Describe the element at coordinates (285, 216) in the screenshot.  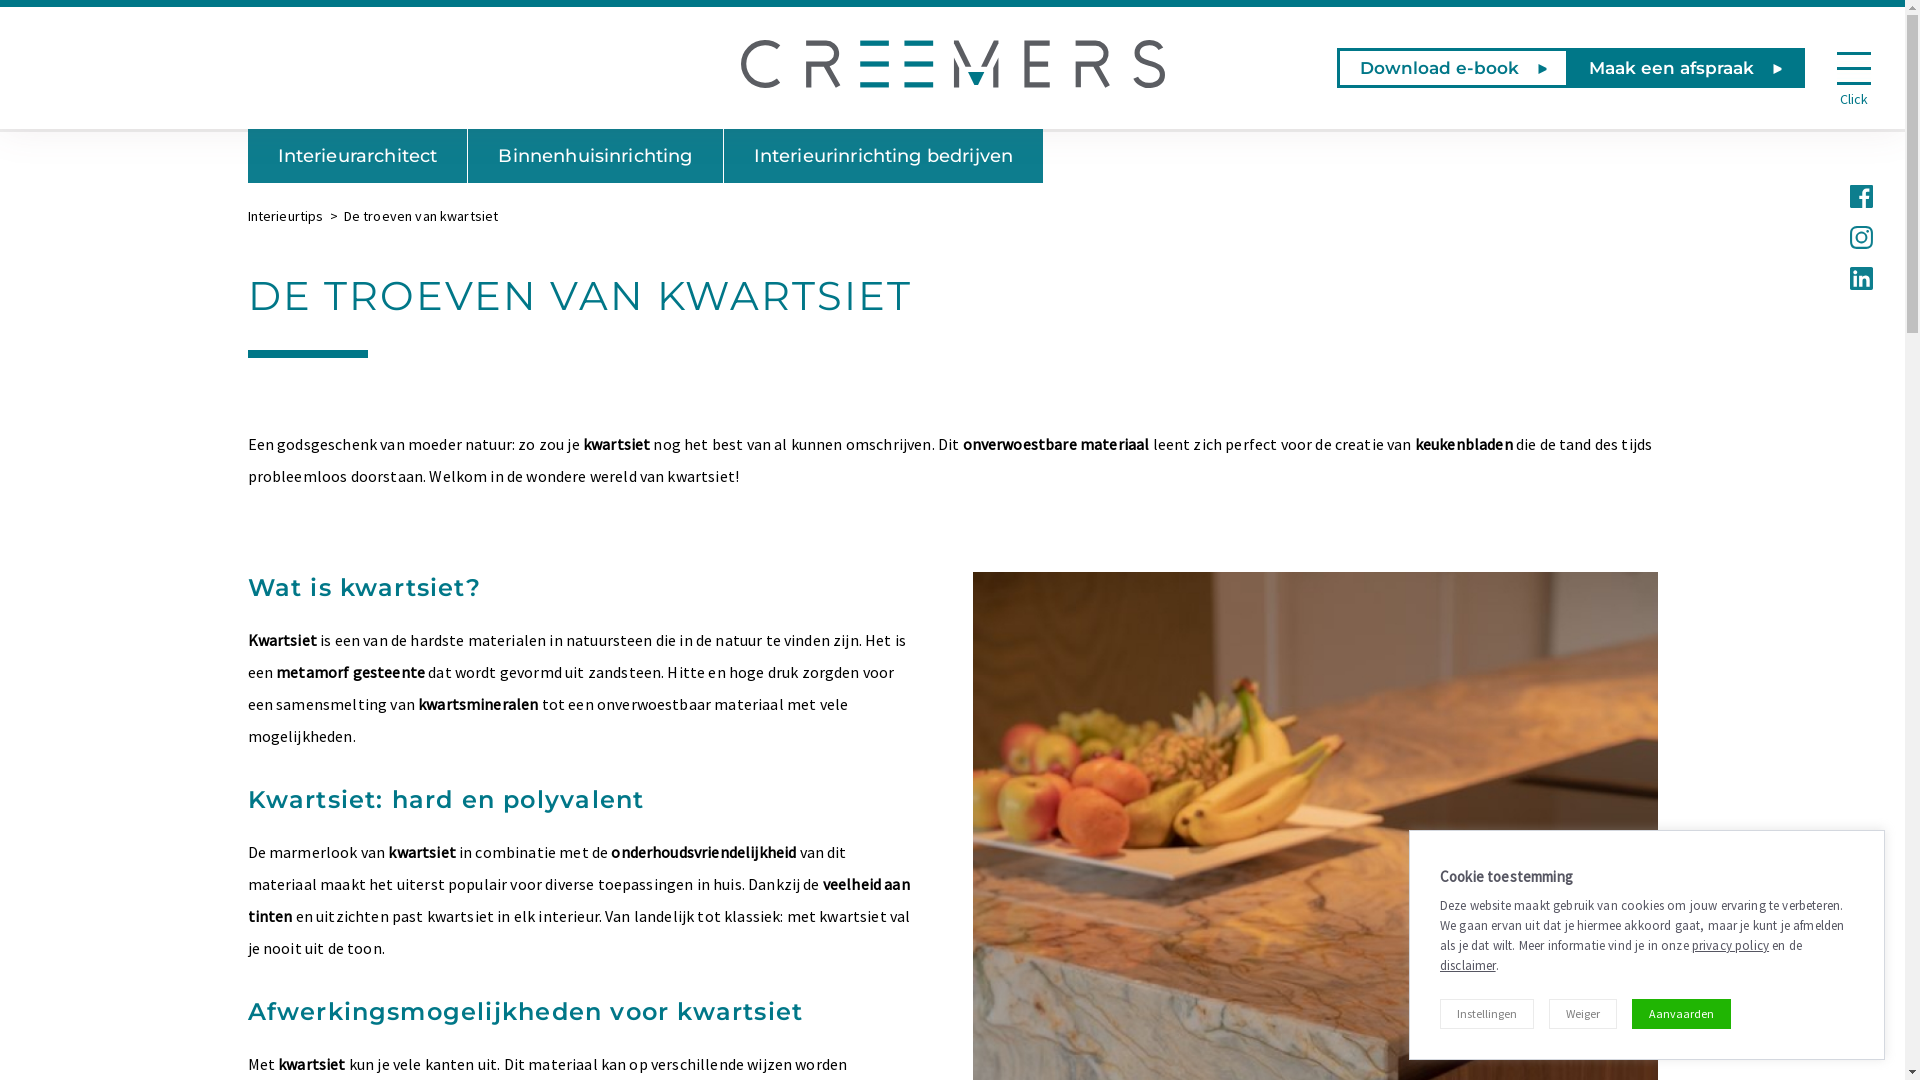
I see `'Interieurtips'` at that location.